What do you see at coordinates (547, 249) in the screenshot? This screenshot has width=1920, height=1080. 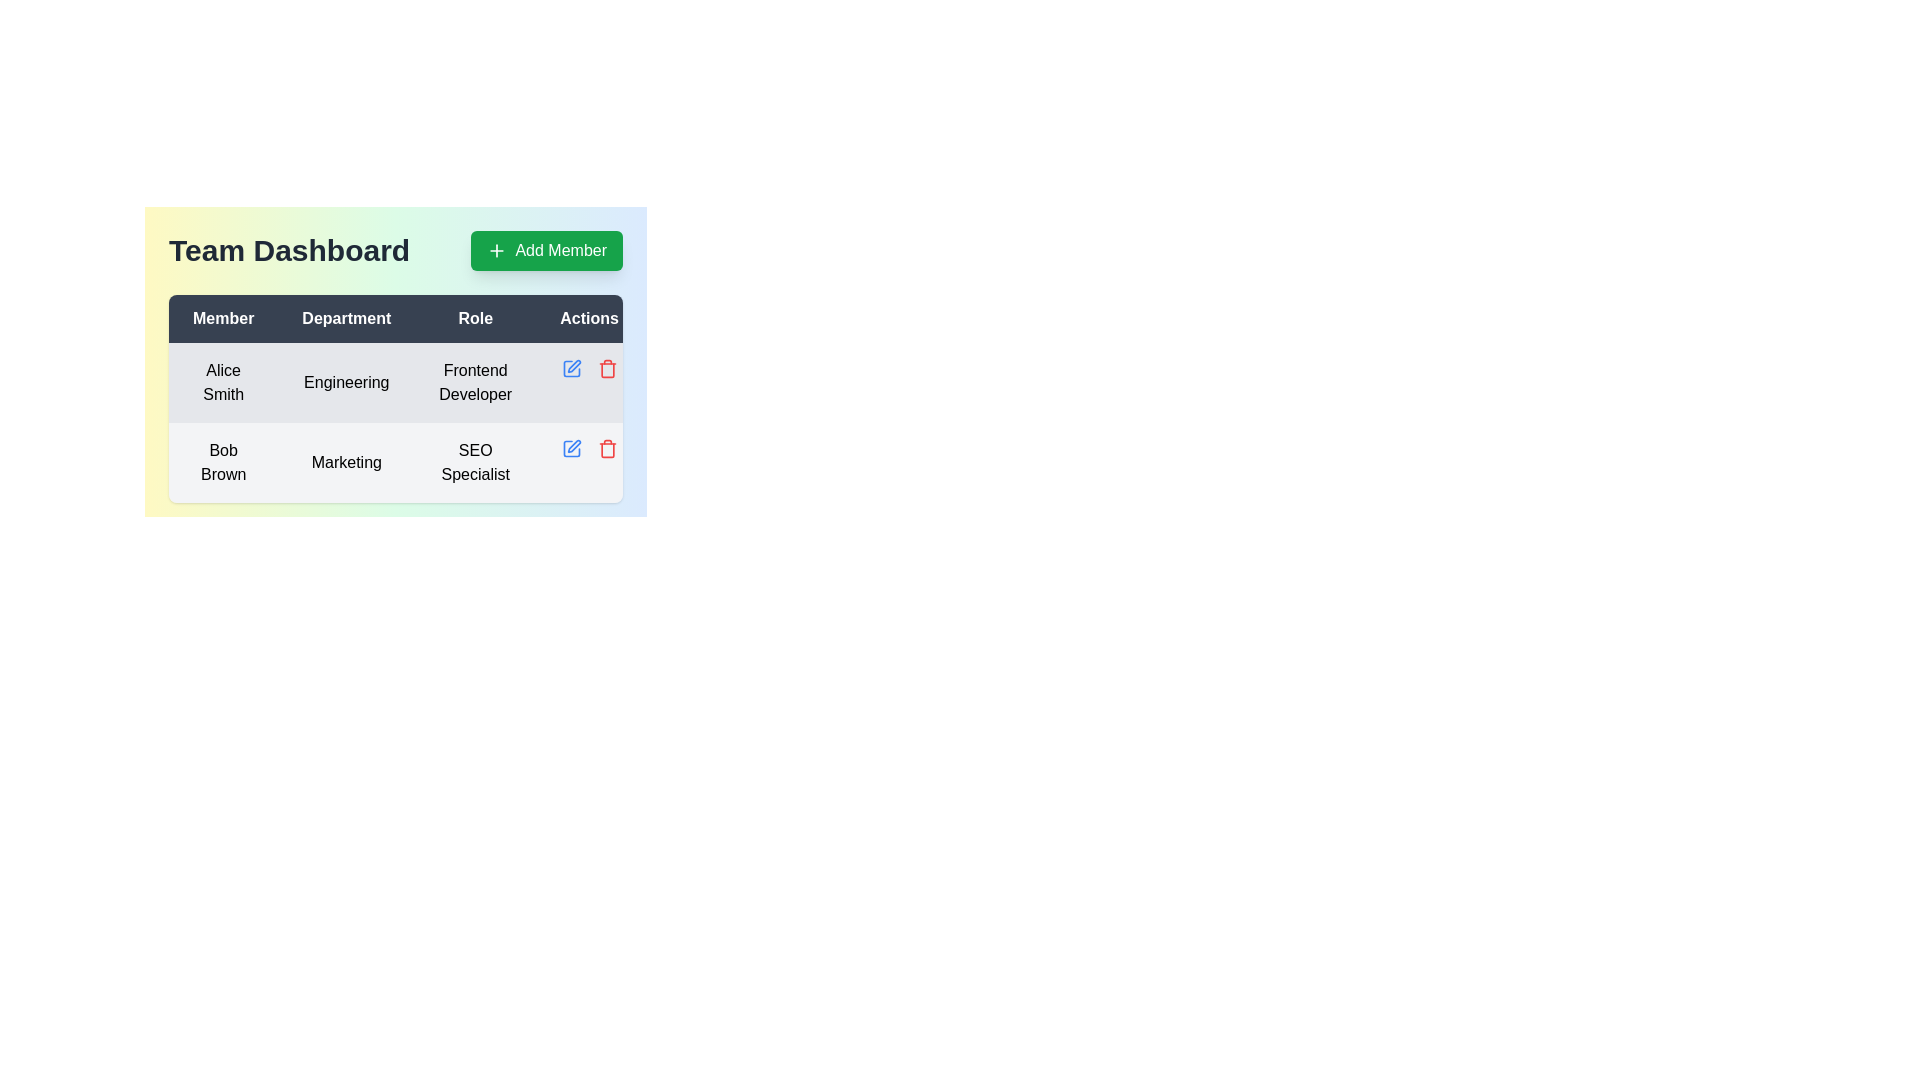 I see `the button to add a new member to the team, located to the right of the 'Team Dashboard' title` at bounding box center [547, 249].